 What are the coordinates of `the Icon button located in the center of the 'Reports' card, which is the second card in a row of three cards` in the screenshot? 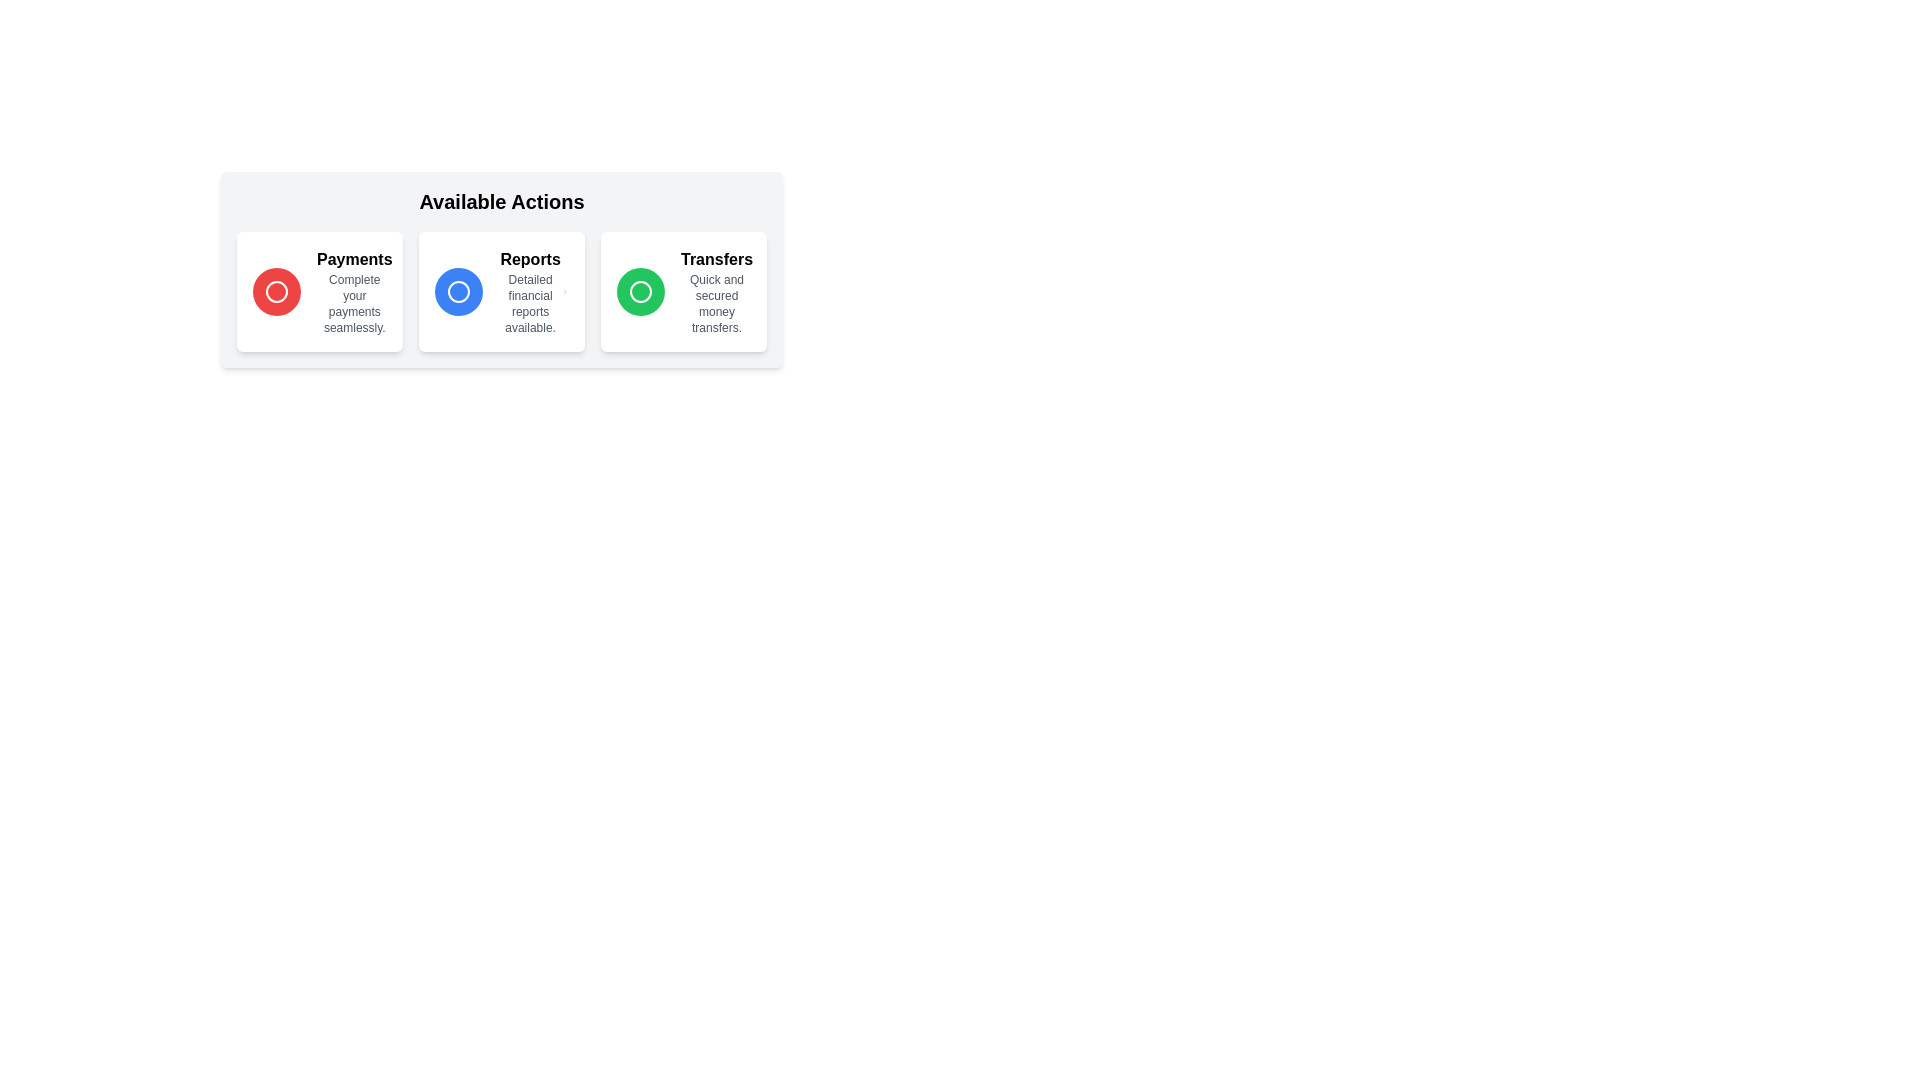 It's located at (458, 292).